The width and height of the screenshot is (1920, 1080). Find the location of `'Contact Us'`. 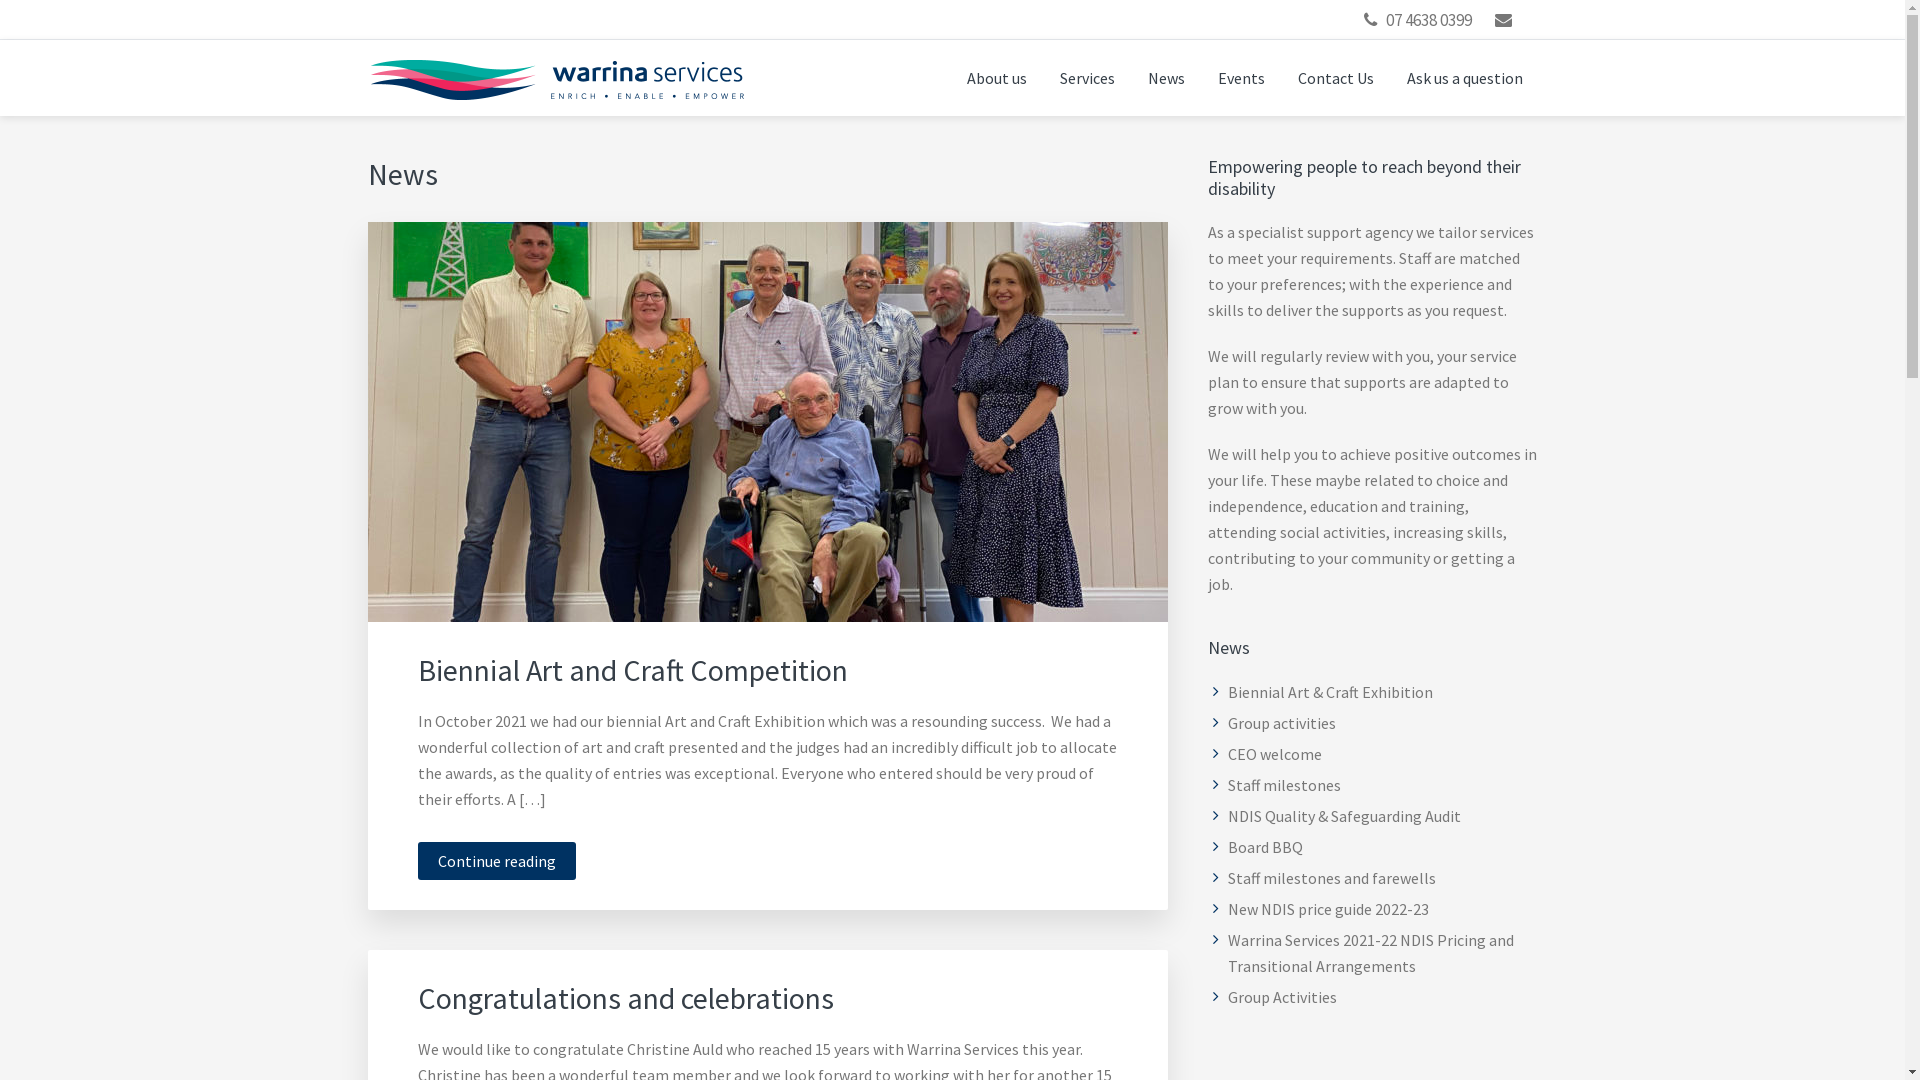

'Contact Us' is located at coordinates (1281, 76).